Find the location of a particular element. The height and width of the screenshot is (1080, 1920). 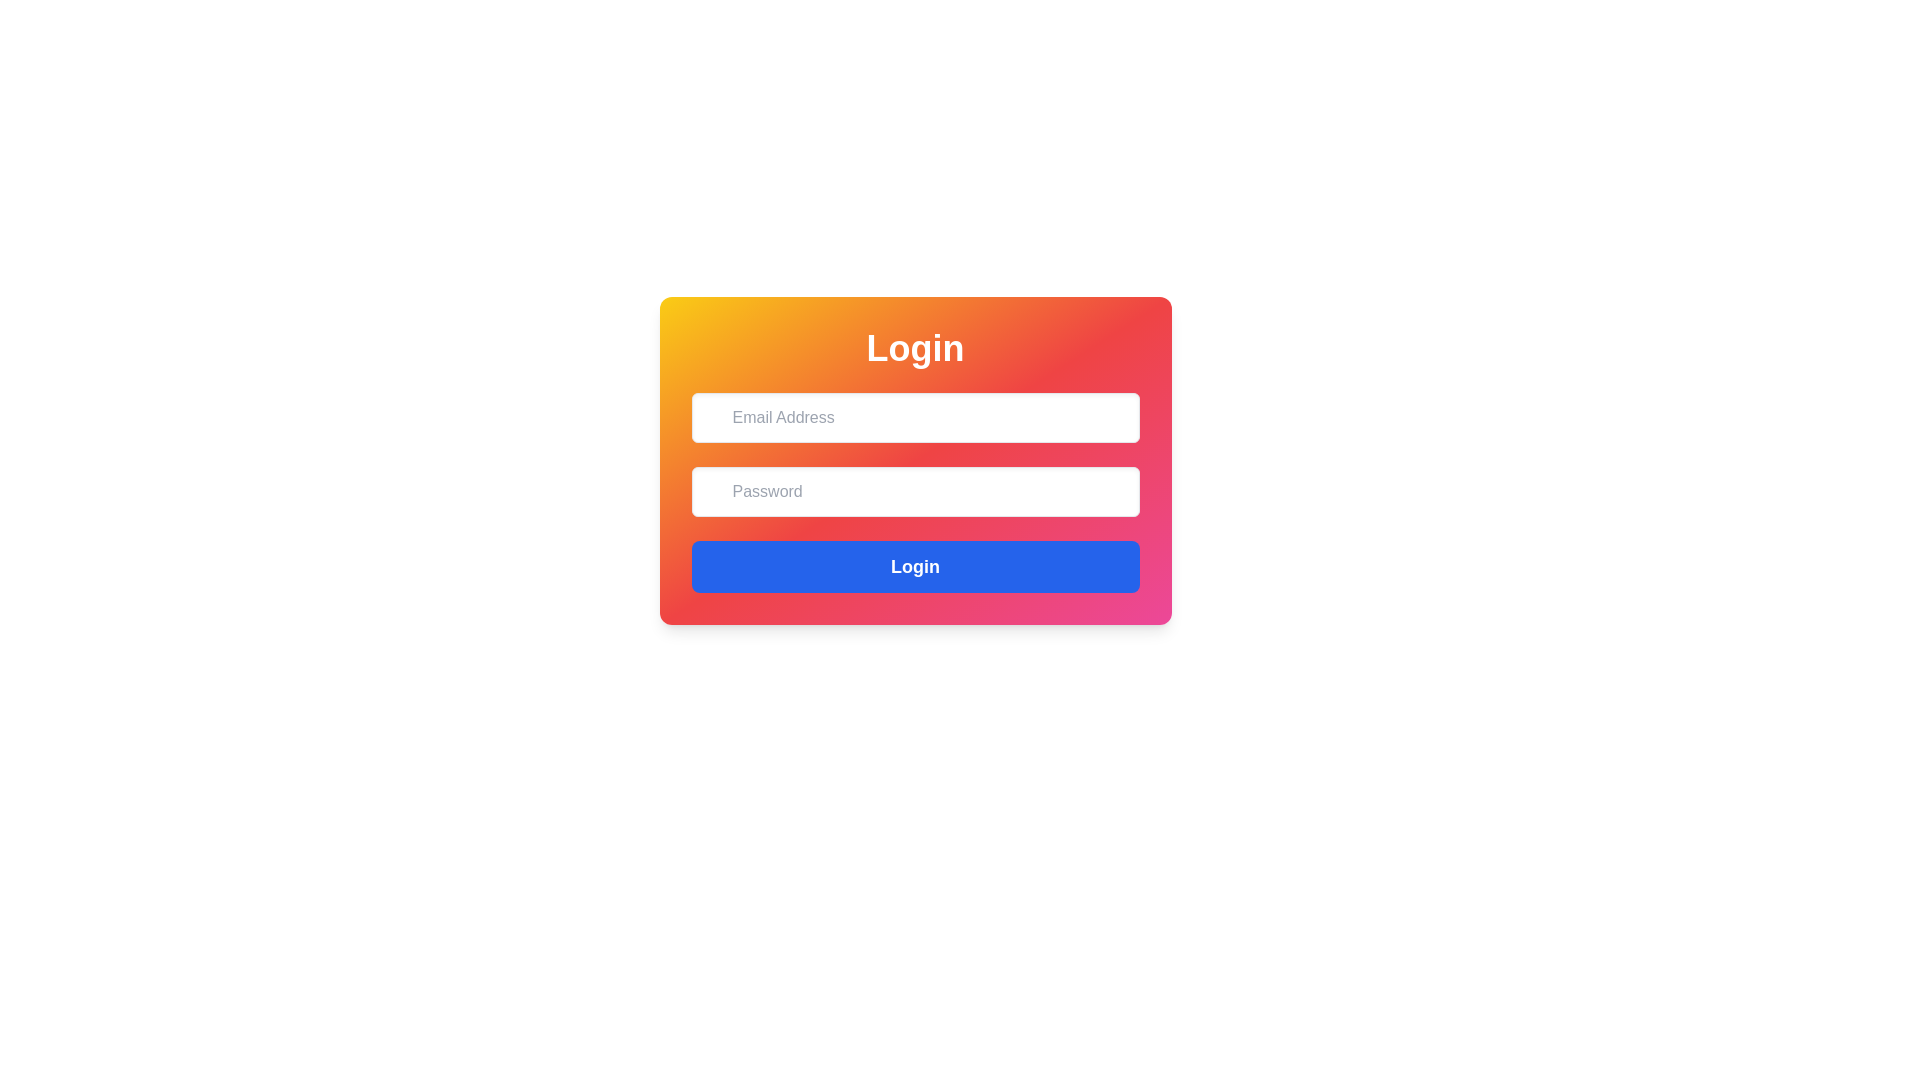

the visibility toggle button for the password field in the login form is located at coordinates (1116, 489).